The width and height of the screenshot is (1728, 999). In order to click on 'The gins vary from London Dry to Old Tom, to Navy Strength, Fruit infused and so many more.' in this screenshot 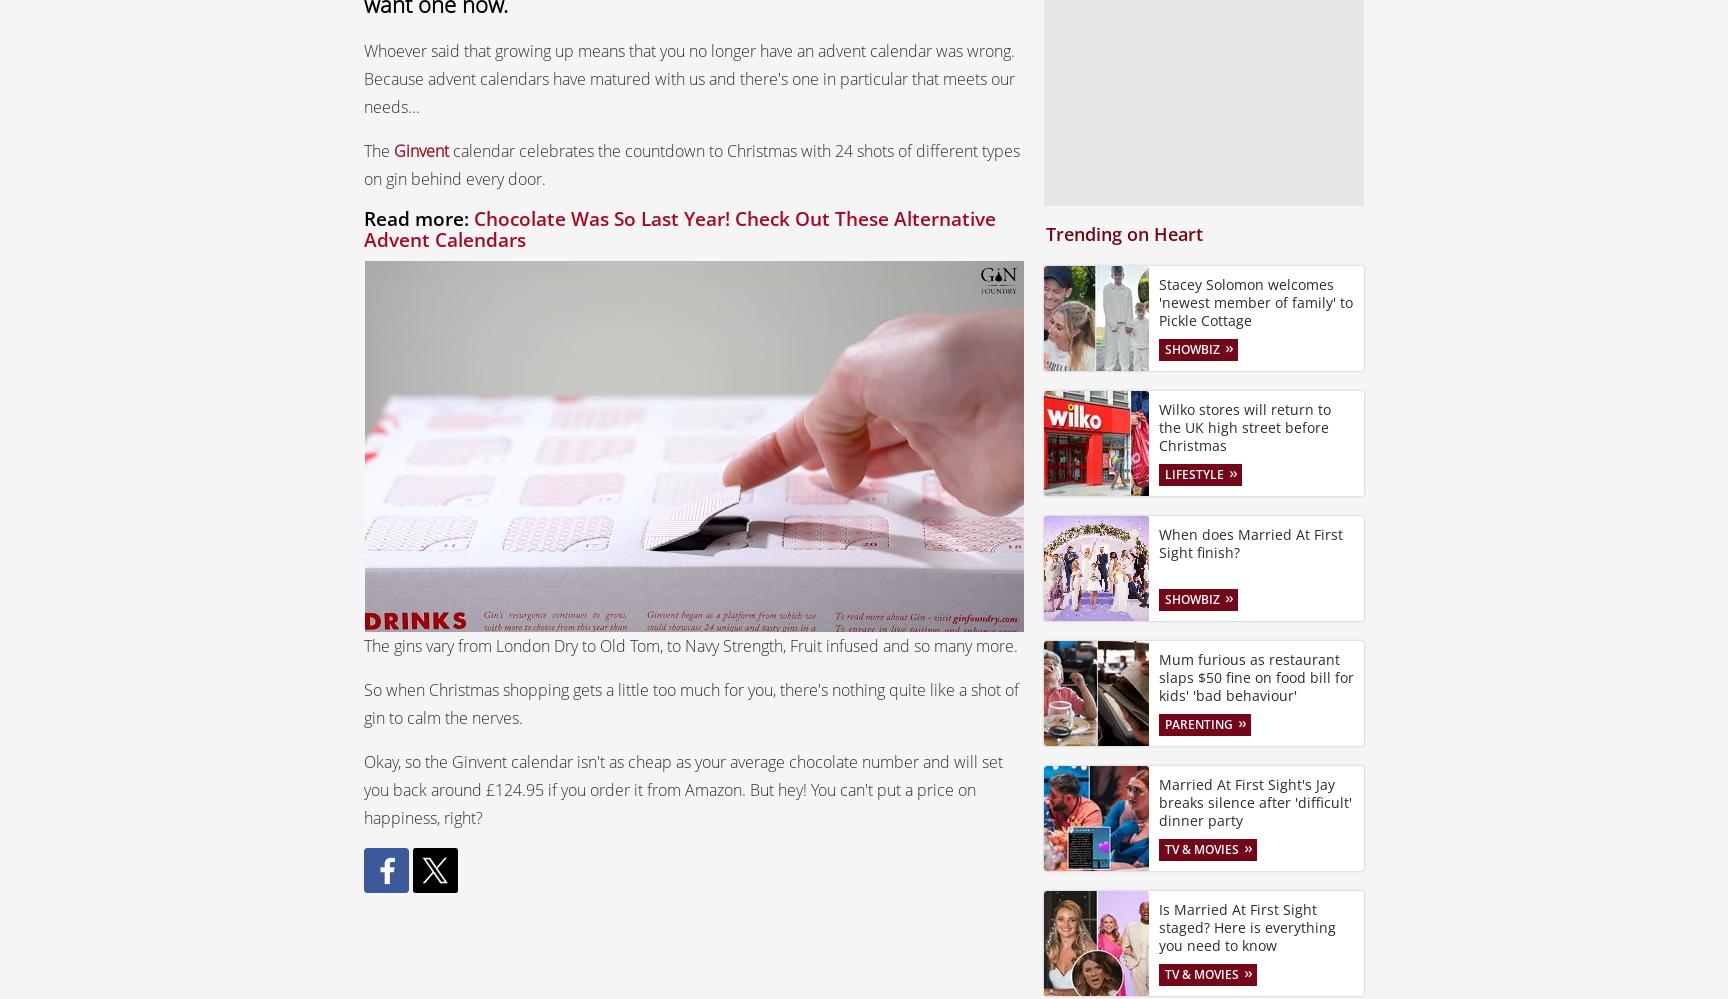, I will do `click(692, 644)`.